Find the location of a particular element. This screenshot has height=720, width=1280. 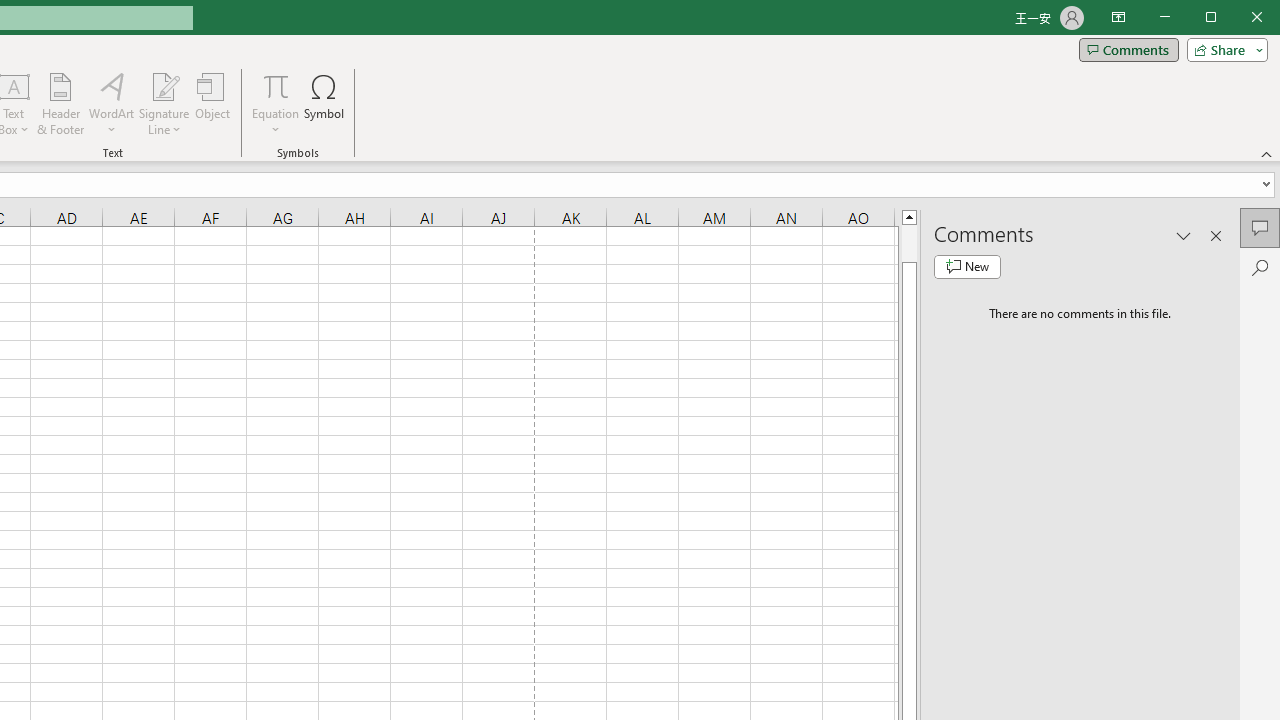

'Close pane' is located at coordinates (1215, 234).